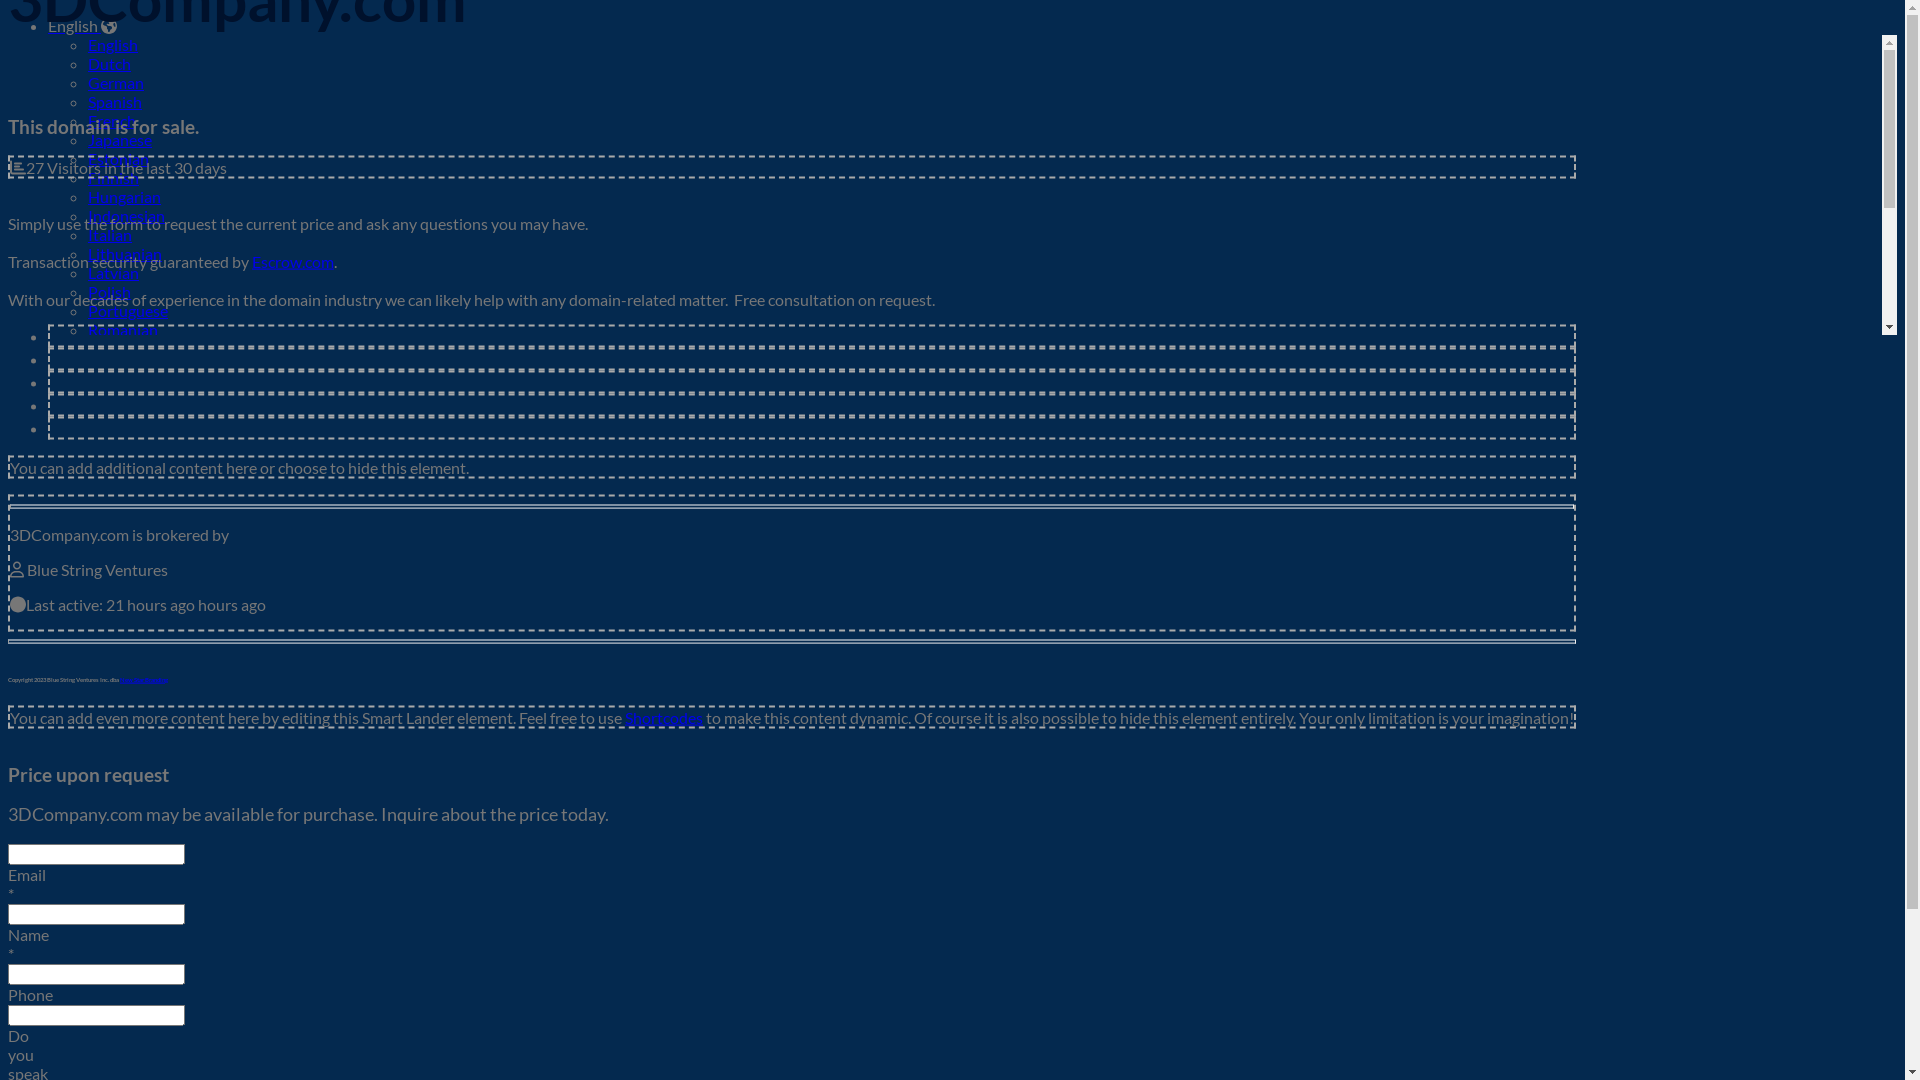 The image size is (1920, 1080). Describe the element at coordinates (109, 233) in the screenshot. I see `'Italian'` at that location.